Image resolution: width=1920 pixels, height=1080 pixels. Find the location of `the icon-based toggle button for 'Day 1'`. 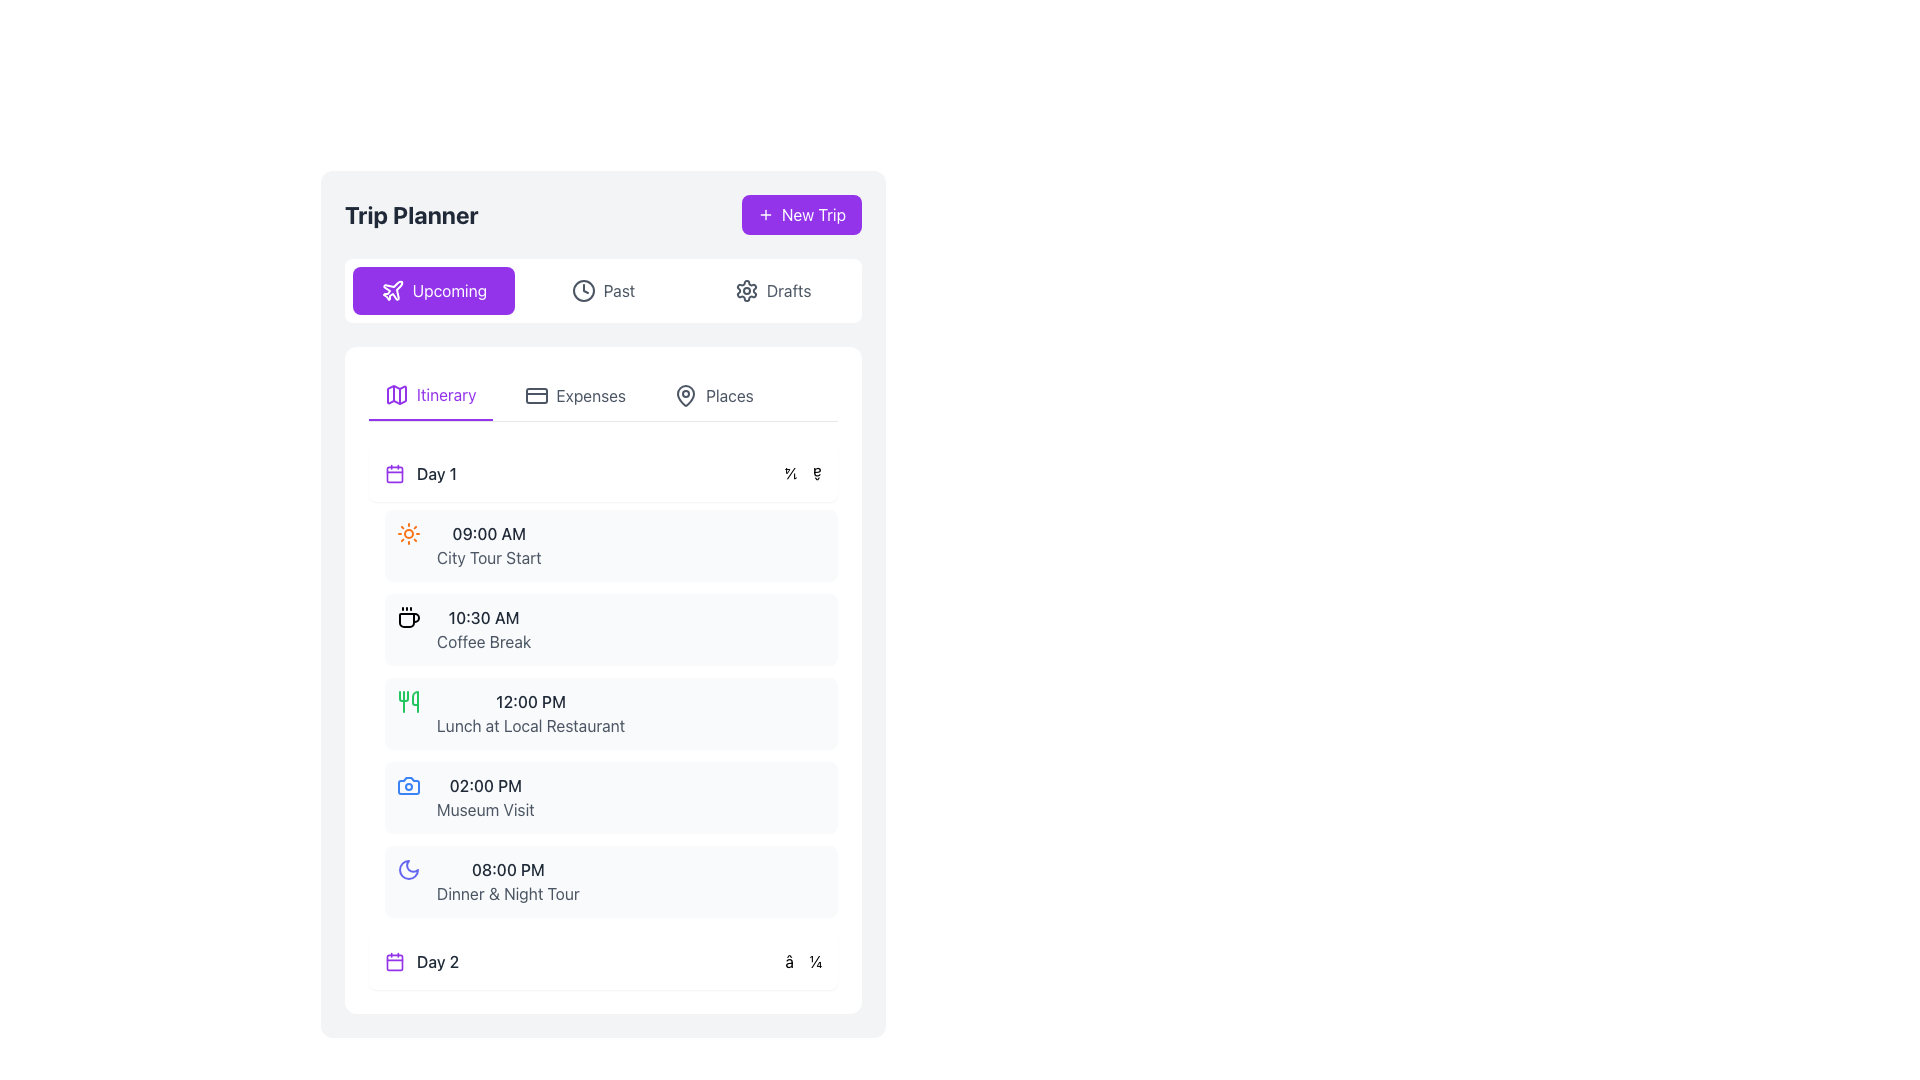

the icon-based toggle button for 'Day 1' is located at coordinates (803, 474).